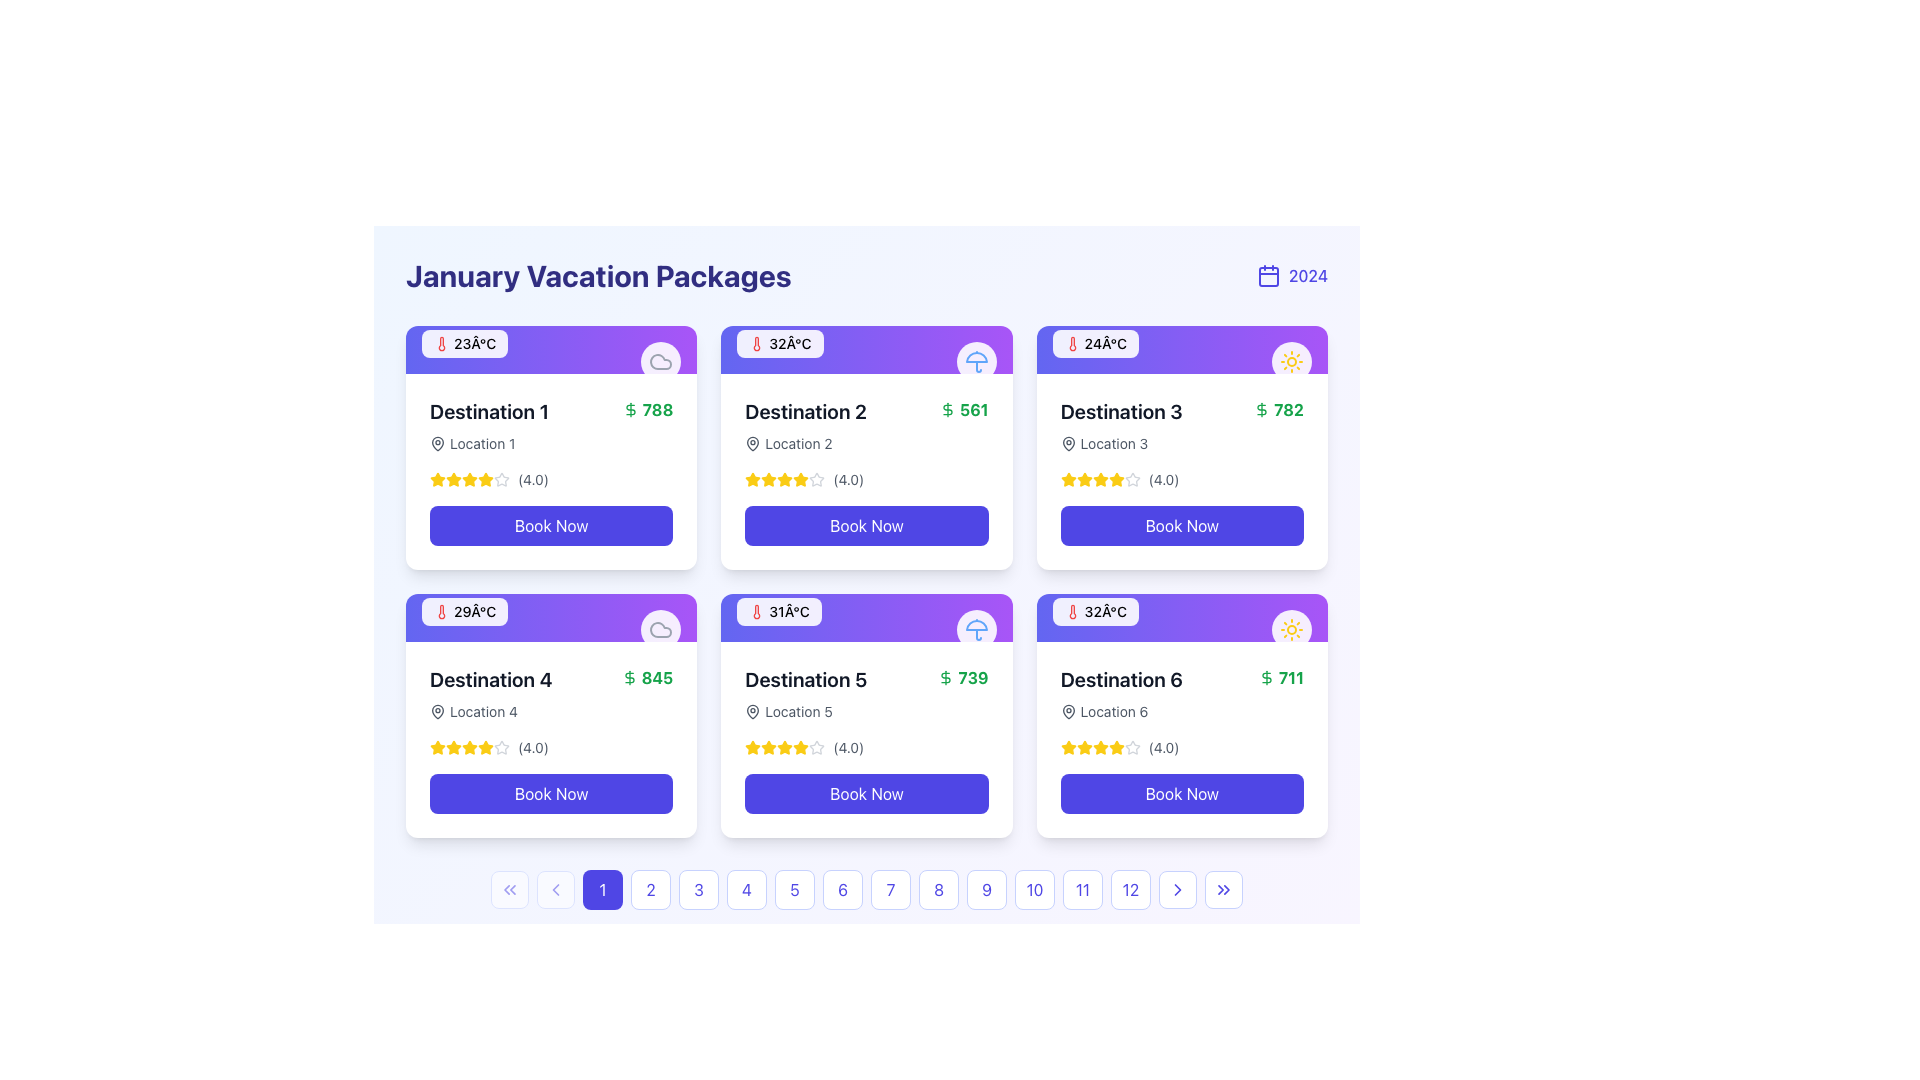 The height and width of the screenshot is (1080, 1920). What do you see at coordinates (1261, 408) in the screenshot?
I see `the currency symbol icon located to the left of the numeric value '782' within the 'Destination 3' card in the grid layout` at bounding box center [1261, 408].